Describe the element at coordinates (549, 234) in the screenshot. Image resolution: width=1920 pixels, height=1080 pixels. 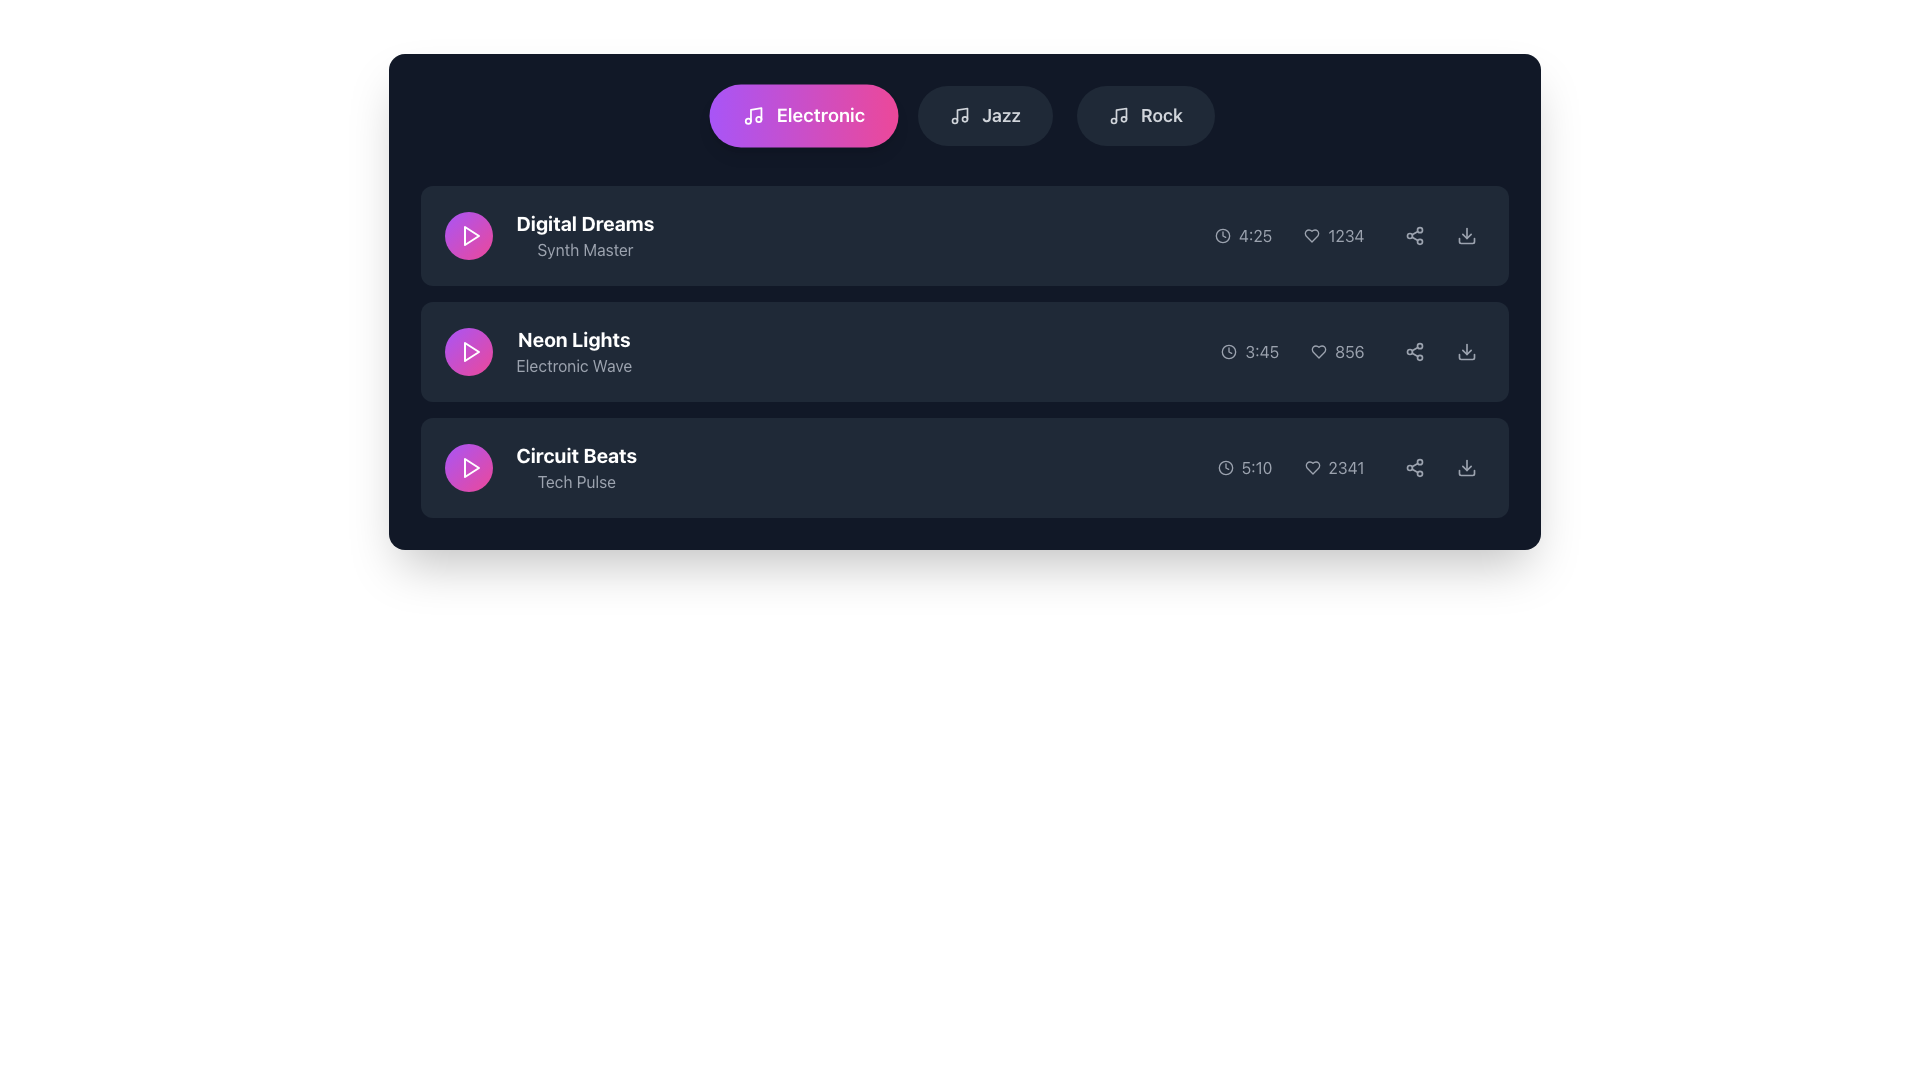
I see `the media track item labeled 'Digital Dreams' with the play button` at that location.